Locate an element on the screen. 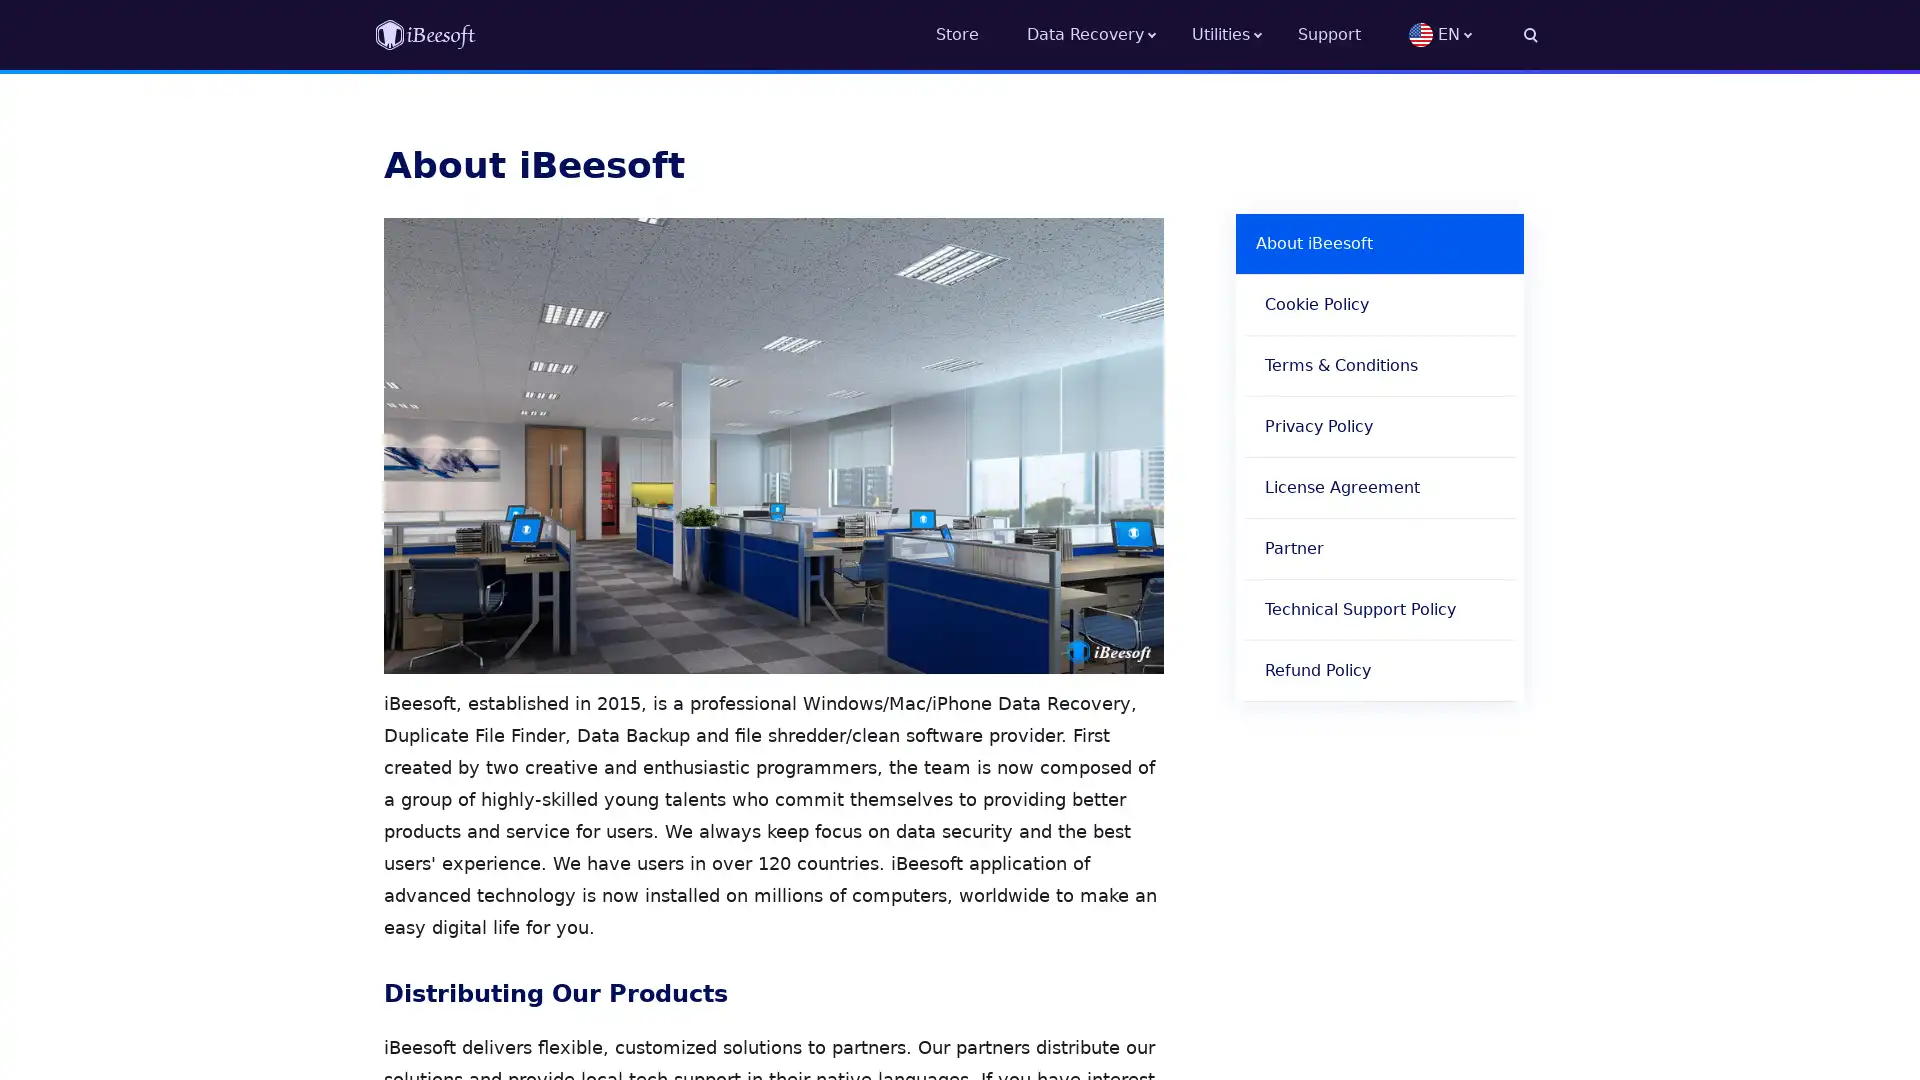 This screenshot has width=1920, height=1080. languages is located at coordinates (1473, 34).